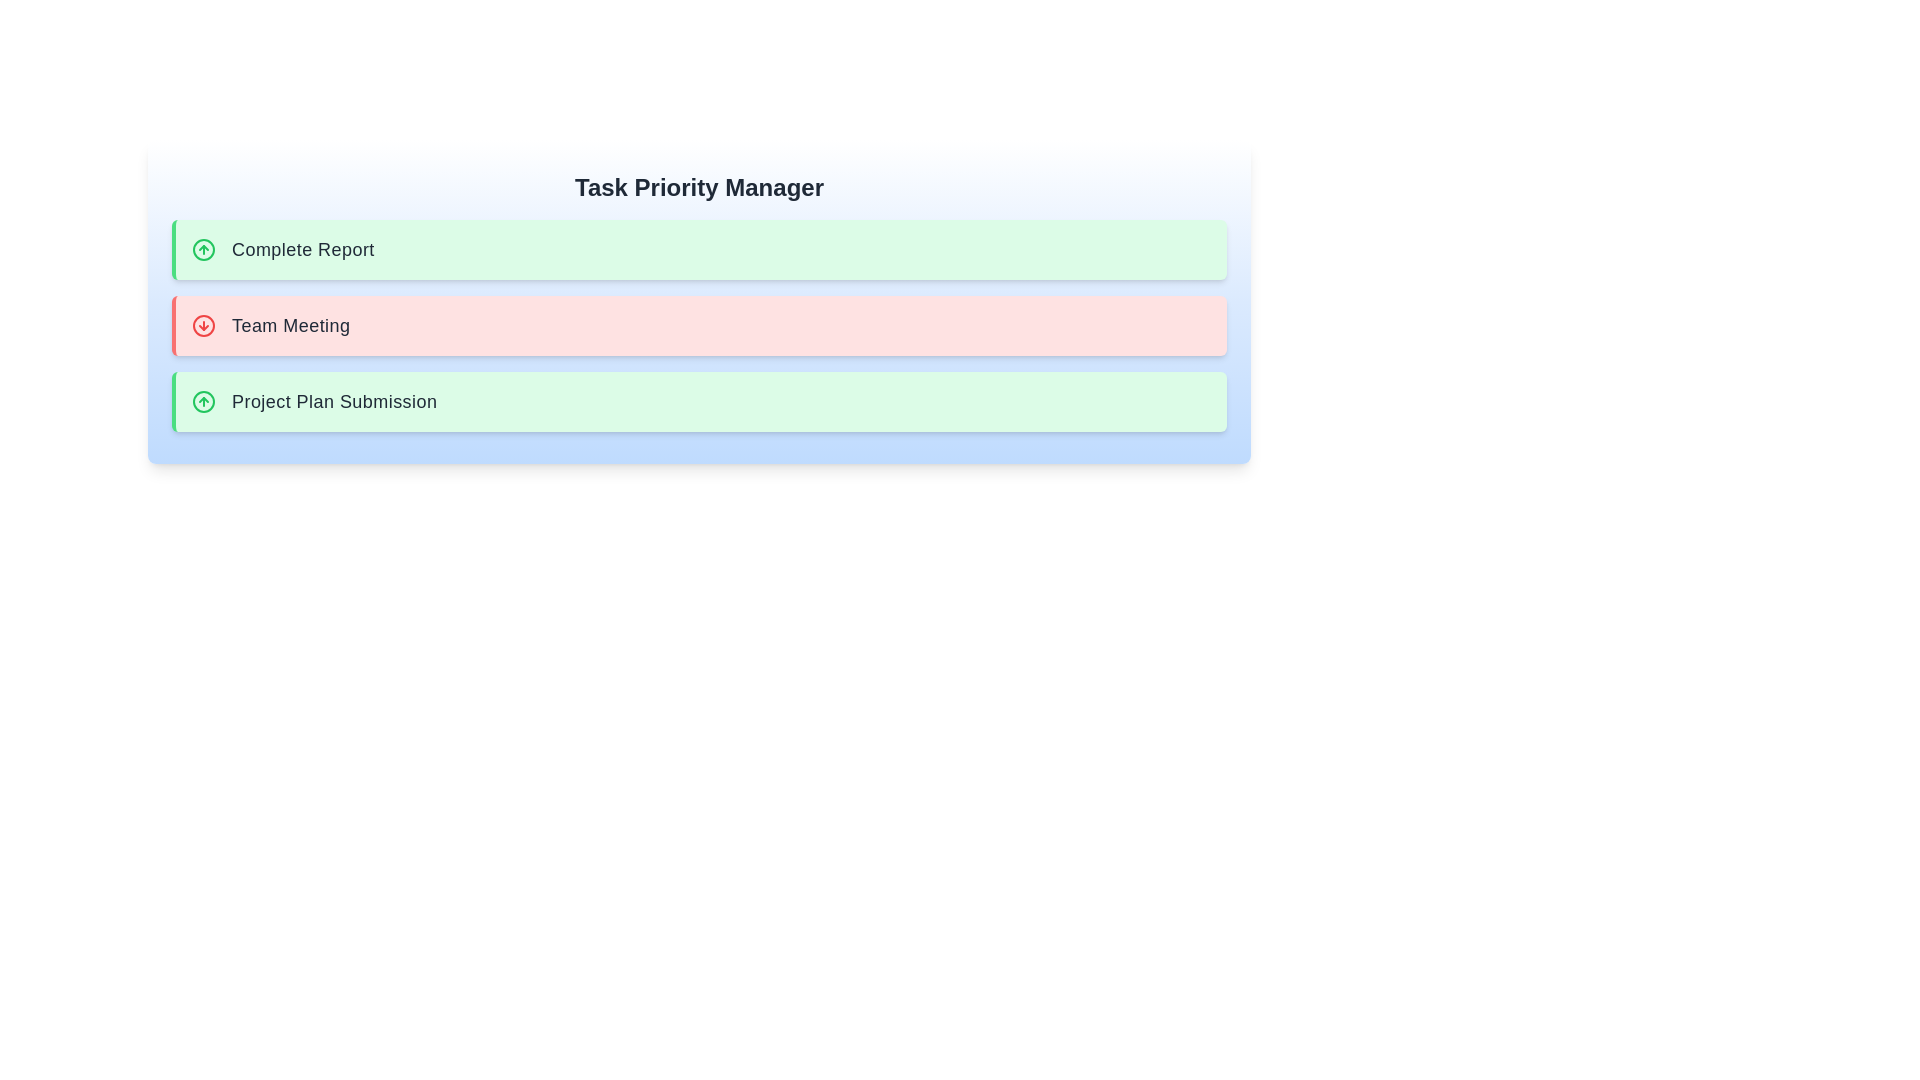 This screenshot has width=1920, height=1080. Describe the element at coordinates (699, 401) in the screenshot. I see `the task item Project Plan Submission to see its hover effects` at that location.